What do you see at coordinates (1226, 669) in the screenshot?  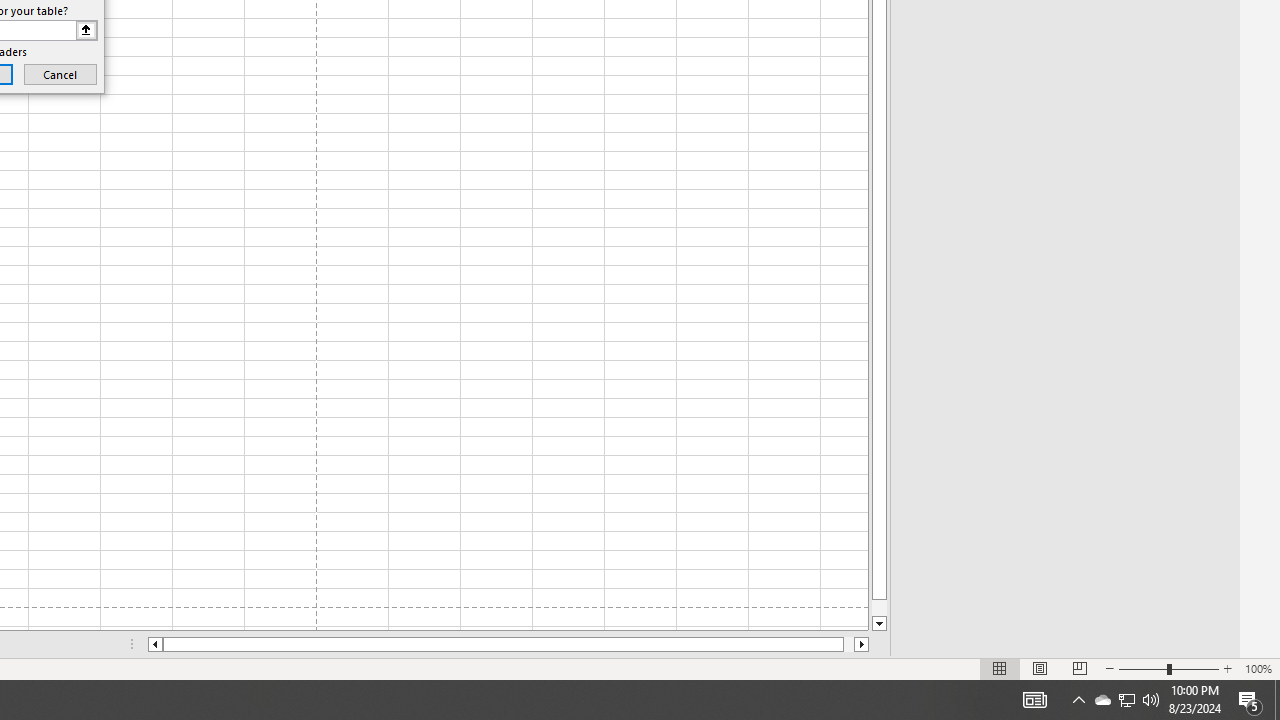 I see `'Zoom In'` at bounding box center [1226, 669].